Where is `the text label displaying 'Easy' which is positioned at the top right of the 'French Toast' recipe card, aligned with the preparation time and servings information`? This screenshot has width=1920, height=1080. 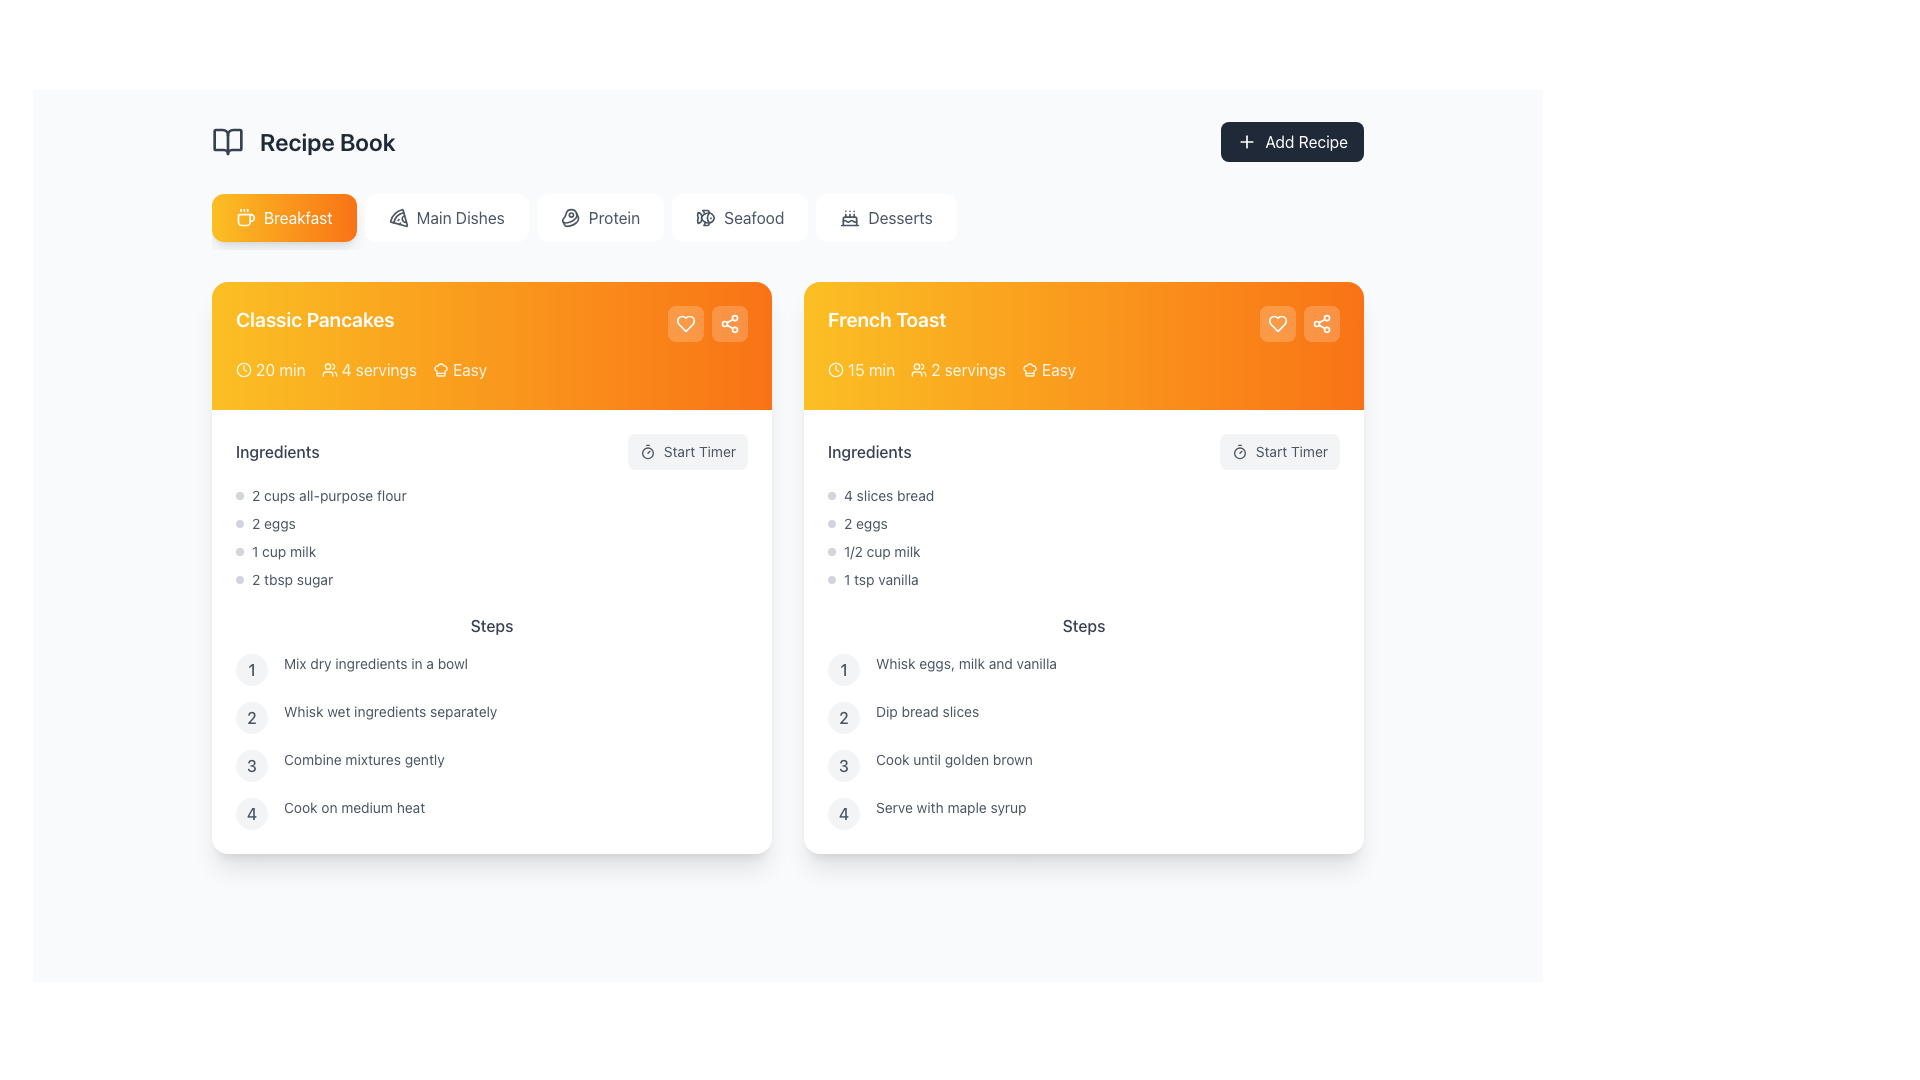
the text label displaying 'Easy' which is positioned at the top right of the 'French Toast' recipe card, aligned with the preparation time and servings information is located at coordinates (1057, 370).